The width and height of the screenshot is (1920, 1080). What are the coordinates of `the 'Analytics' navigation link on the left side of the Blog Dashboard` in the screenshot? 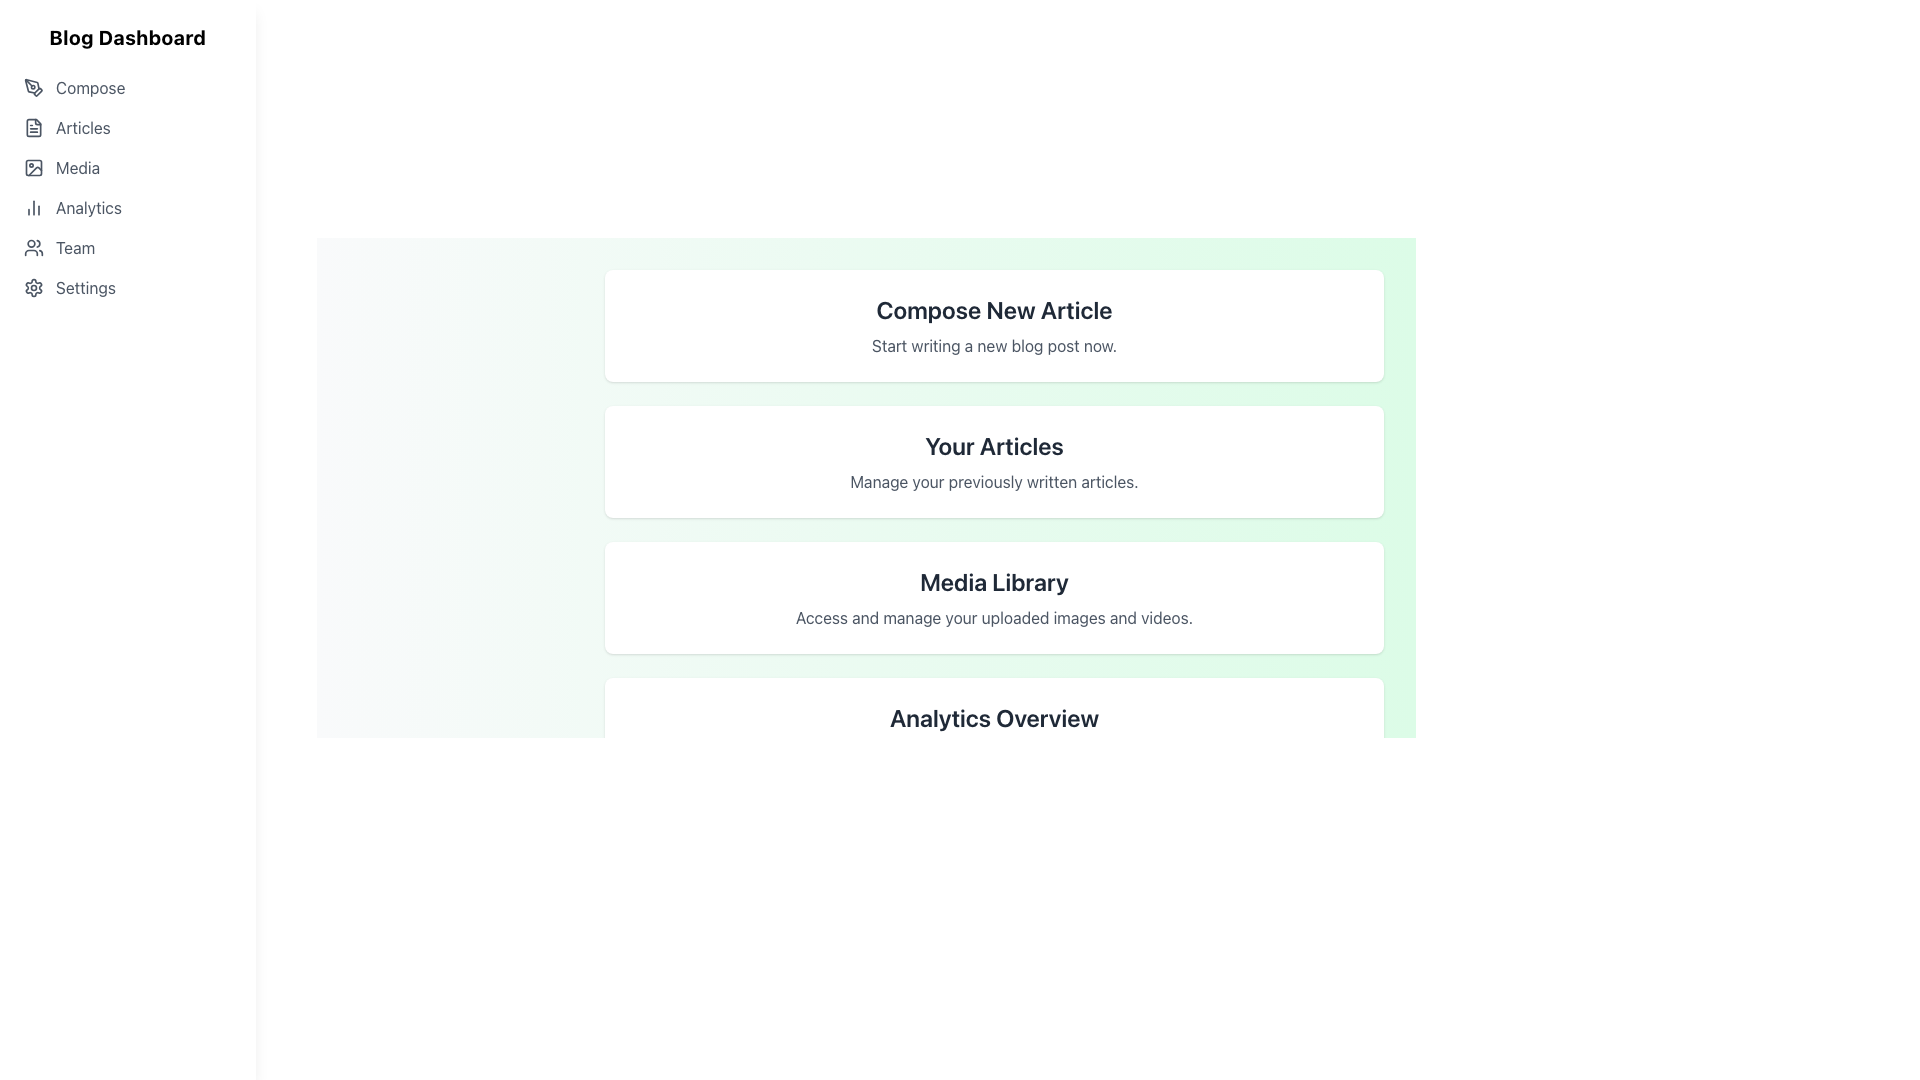 It's located at (127, 188).